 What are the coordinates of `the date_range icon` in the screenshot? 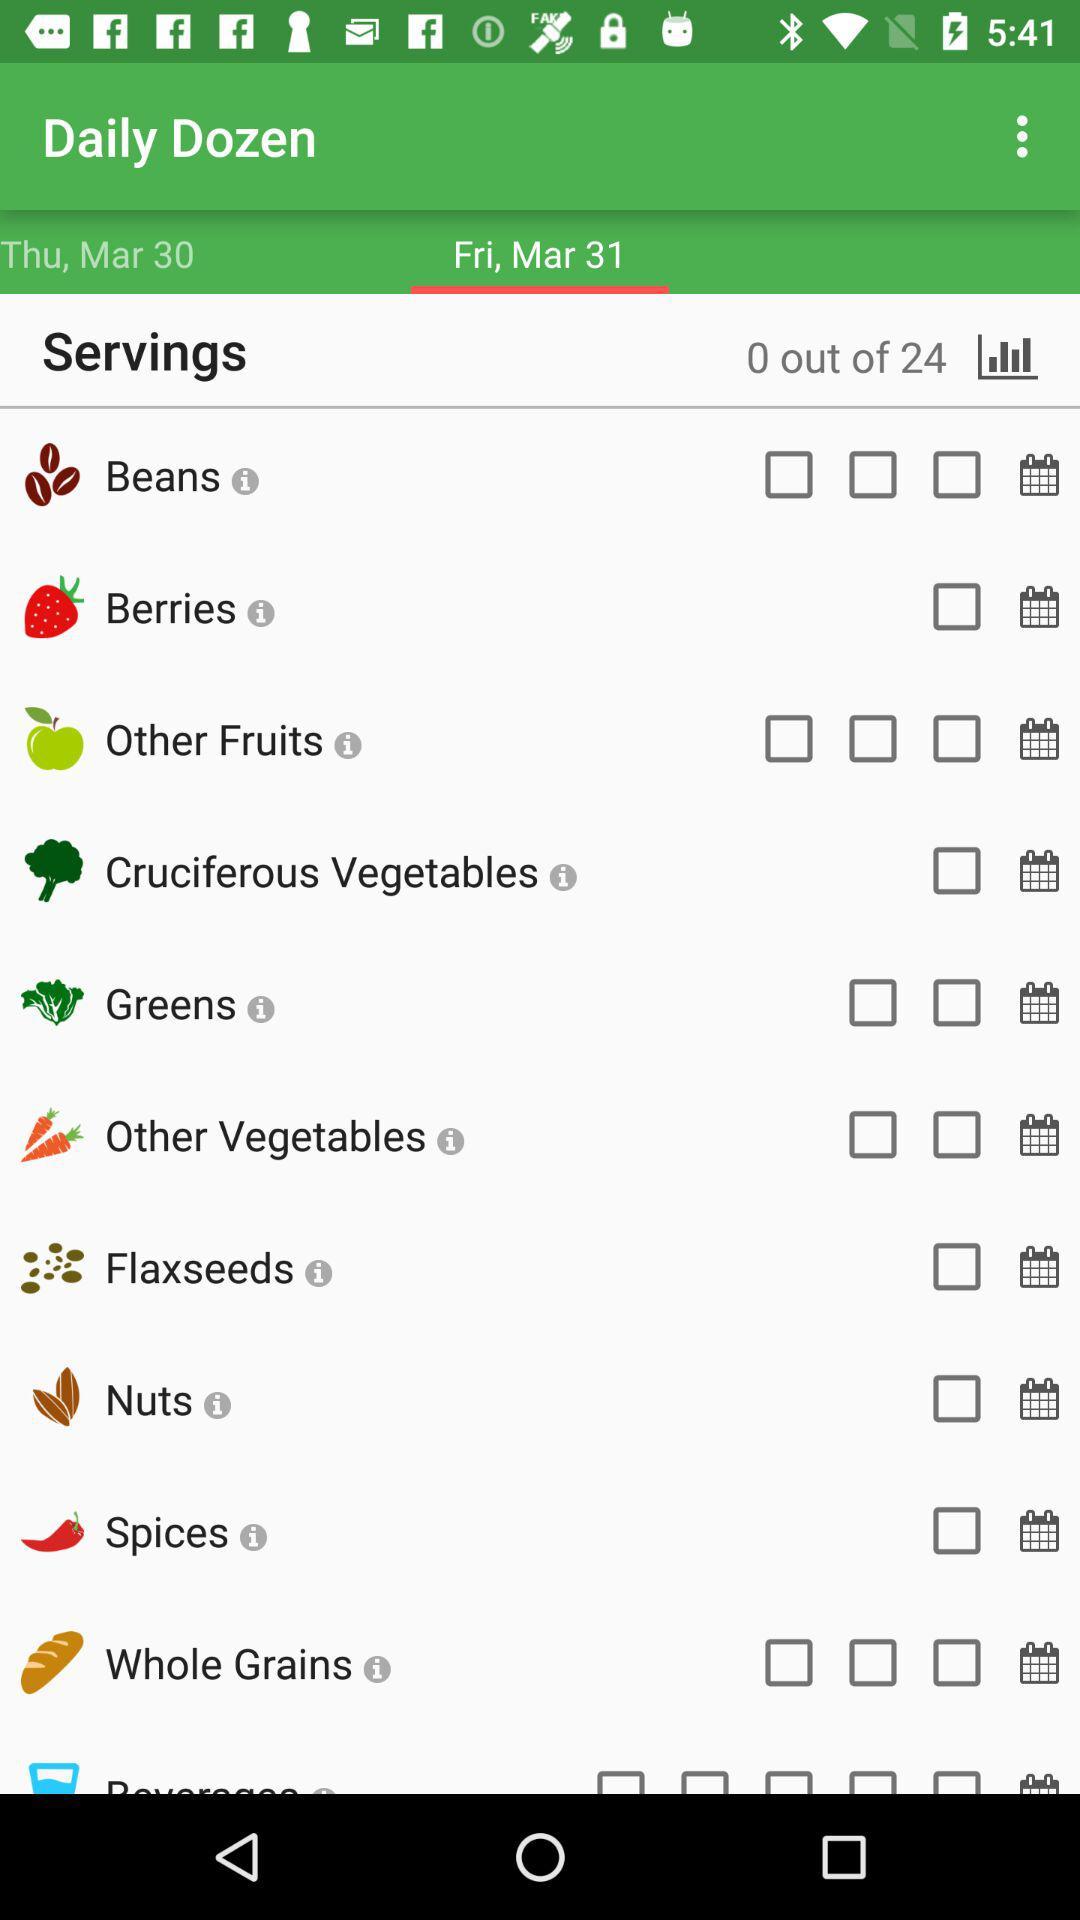 It's located at (1038, 1529).